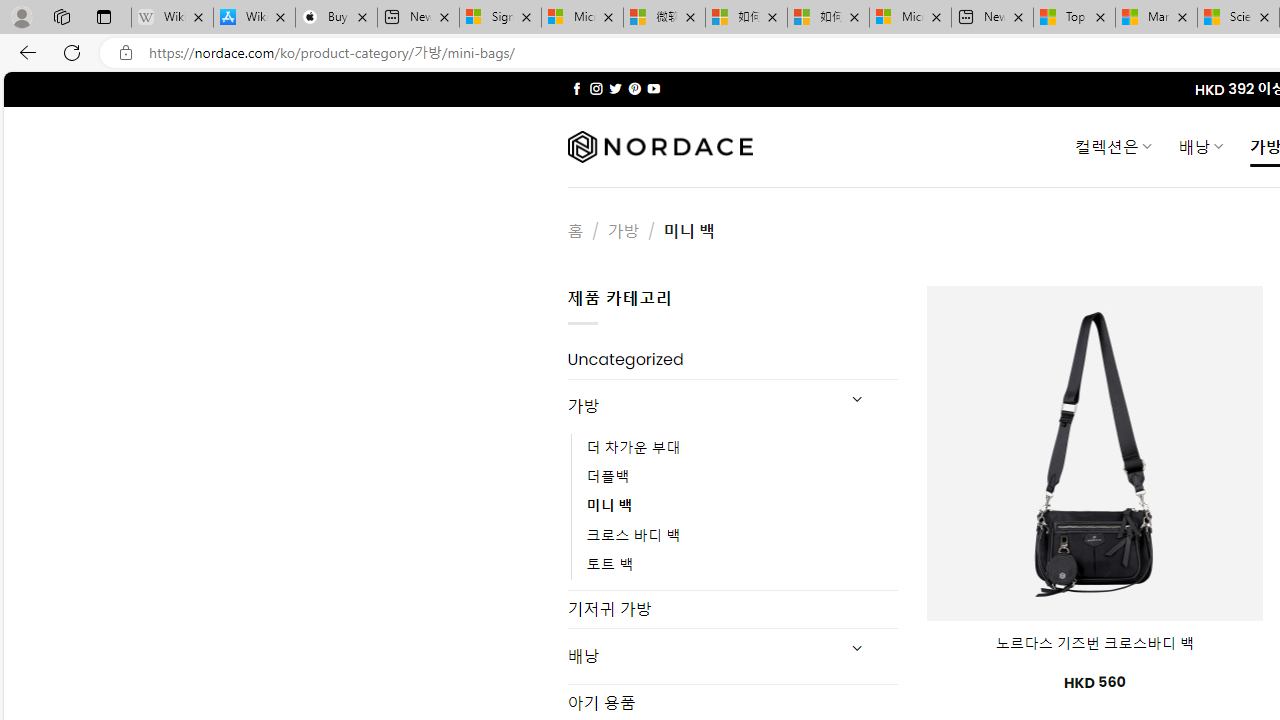  What do you see at coordinates (1073, 17) in the screenshot?
I see `'Top Stories - MSN'` at bounding box center [1073, 17].